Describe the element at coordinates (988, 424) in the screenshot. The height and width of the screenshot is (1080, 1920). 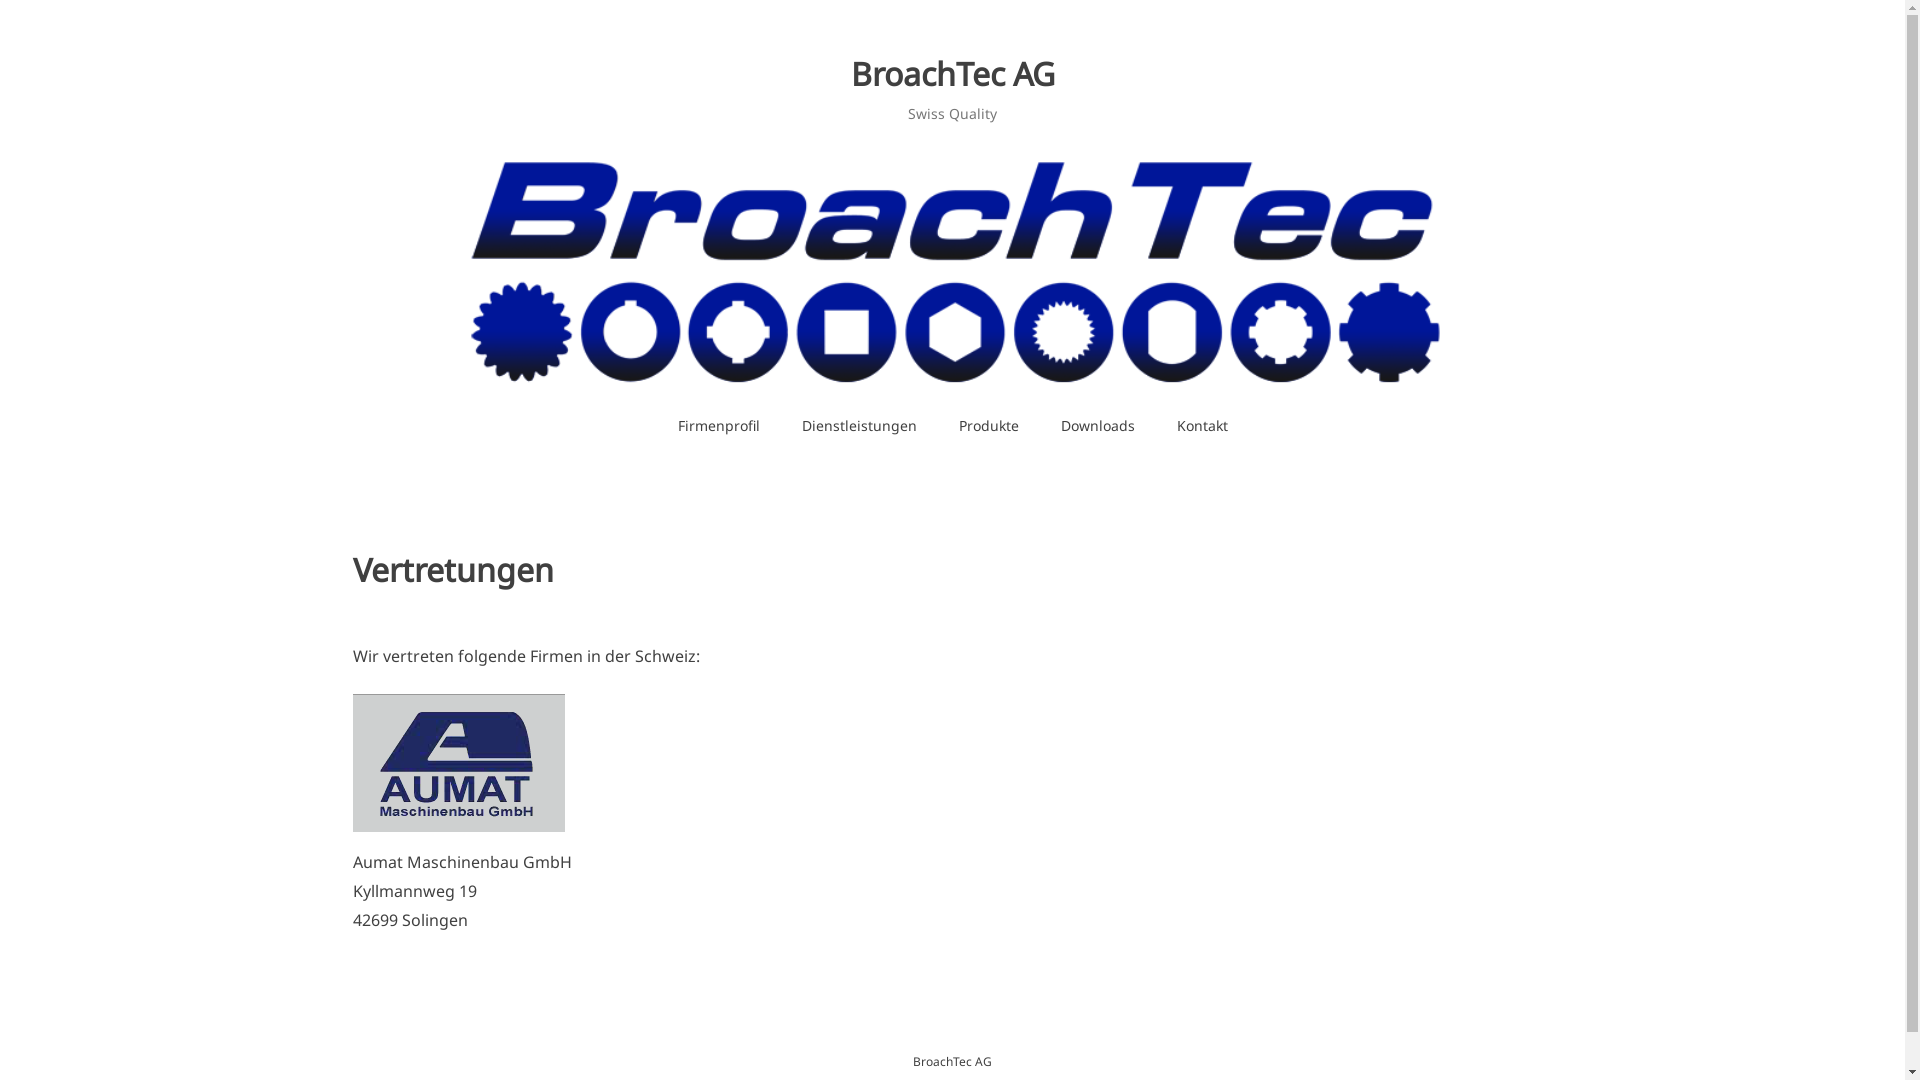
I see `'Produkte'` at that location.